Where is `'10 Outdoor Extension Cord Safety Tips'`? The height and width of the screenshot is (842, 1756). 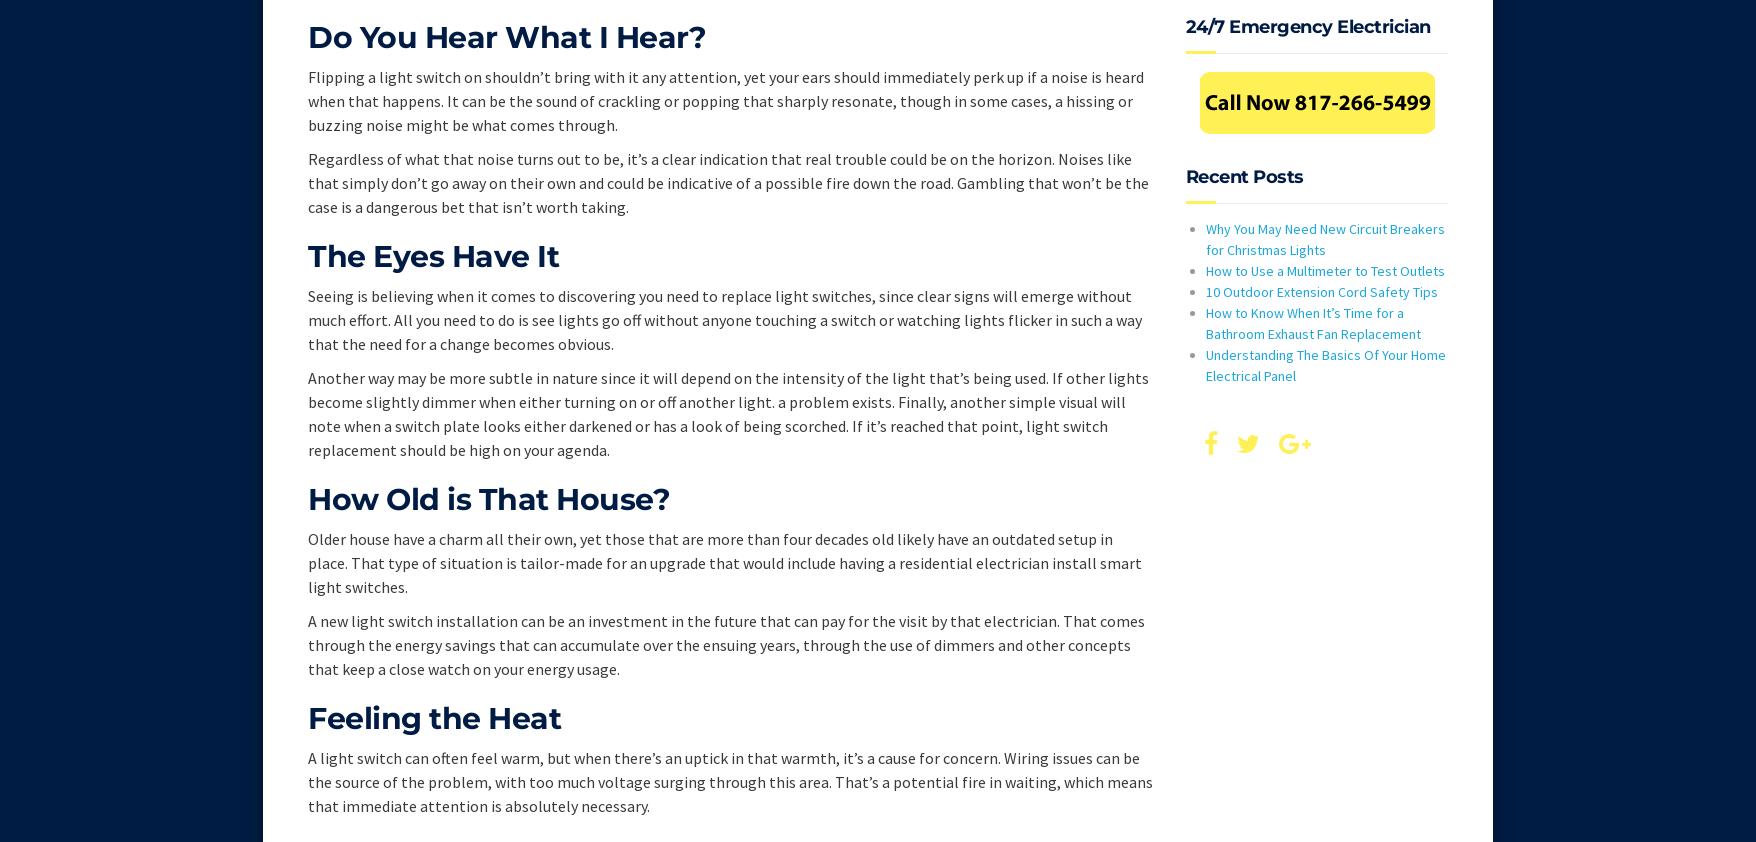
'10 Outdoor Extension Cord Safety Tips' is located at coordinates (1321, 290).